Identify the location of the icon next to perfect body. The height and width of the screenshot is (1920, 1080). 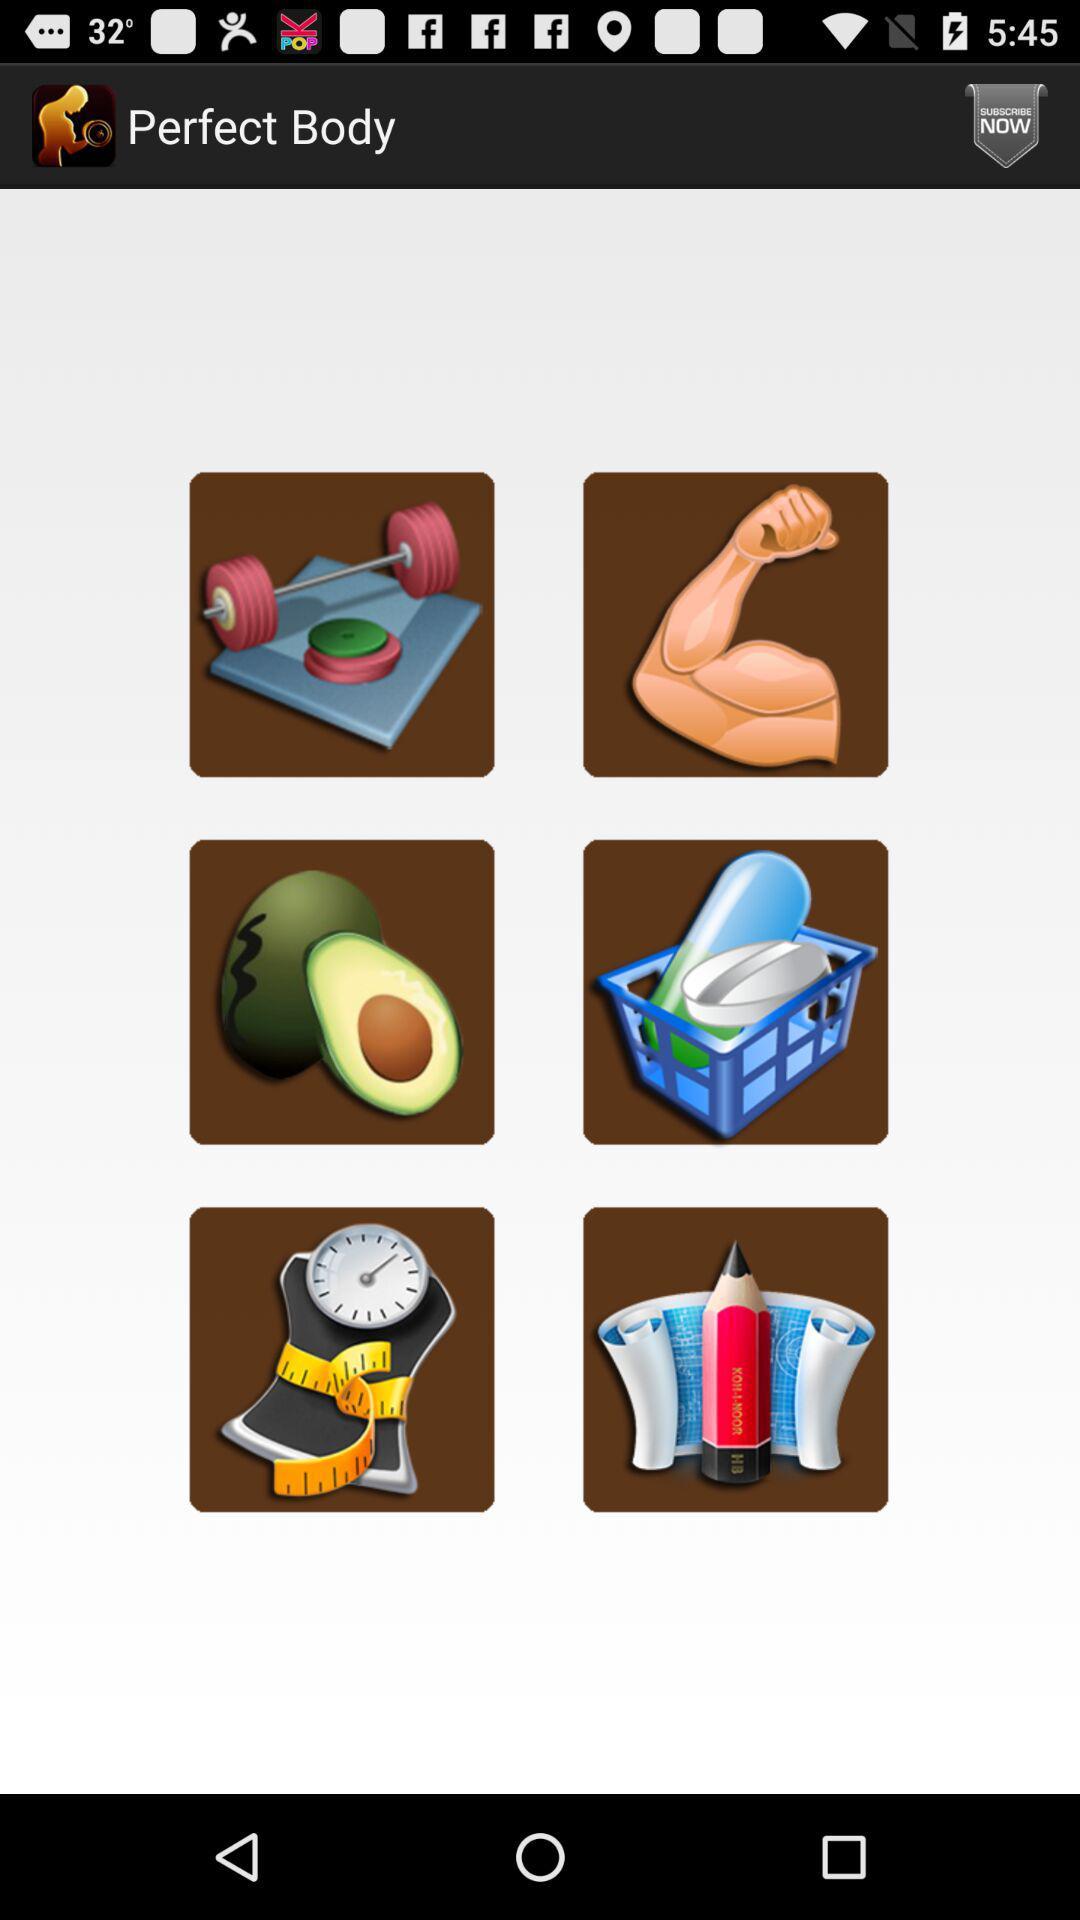
(1006, 124).